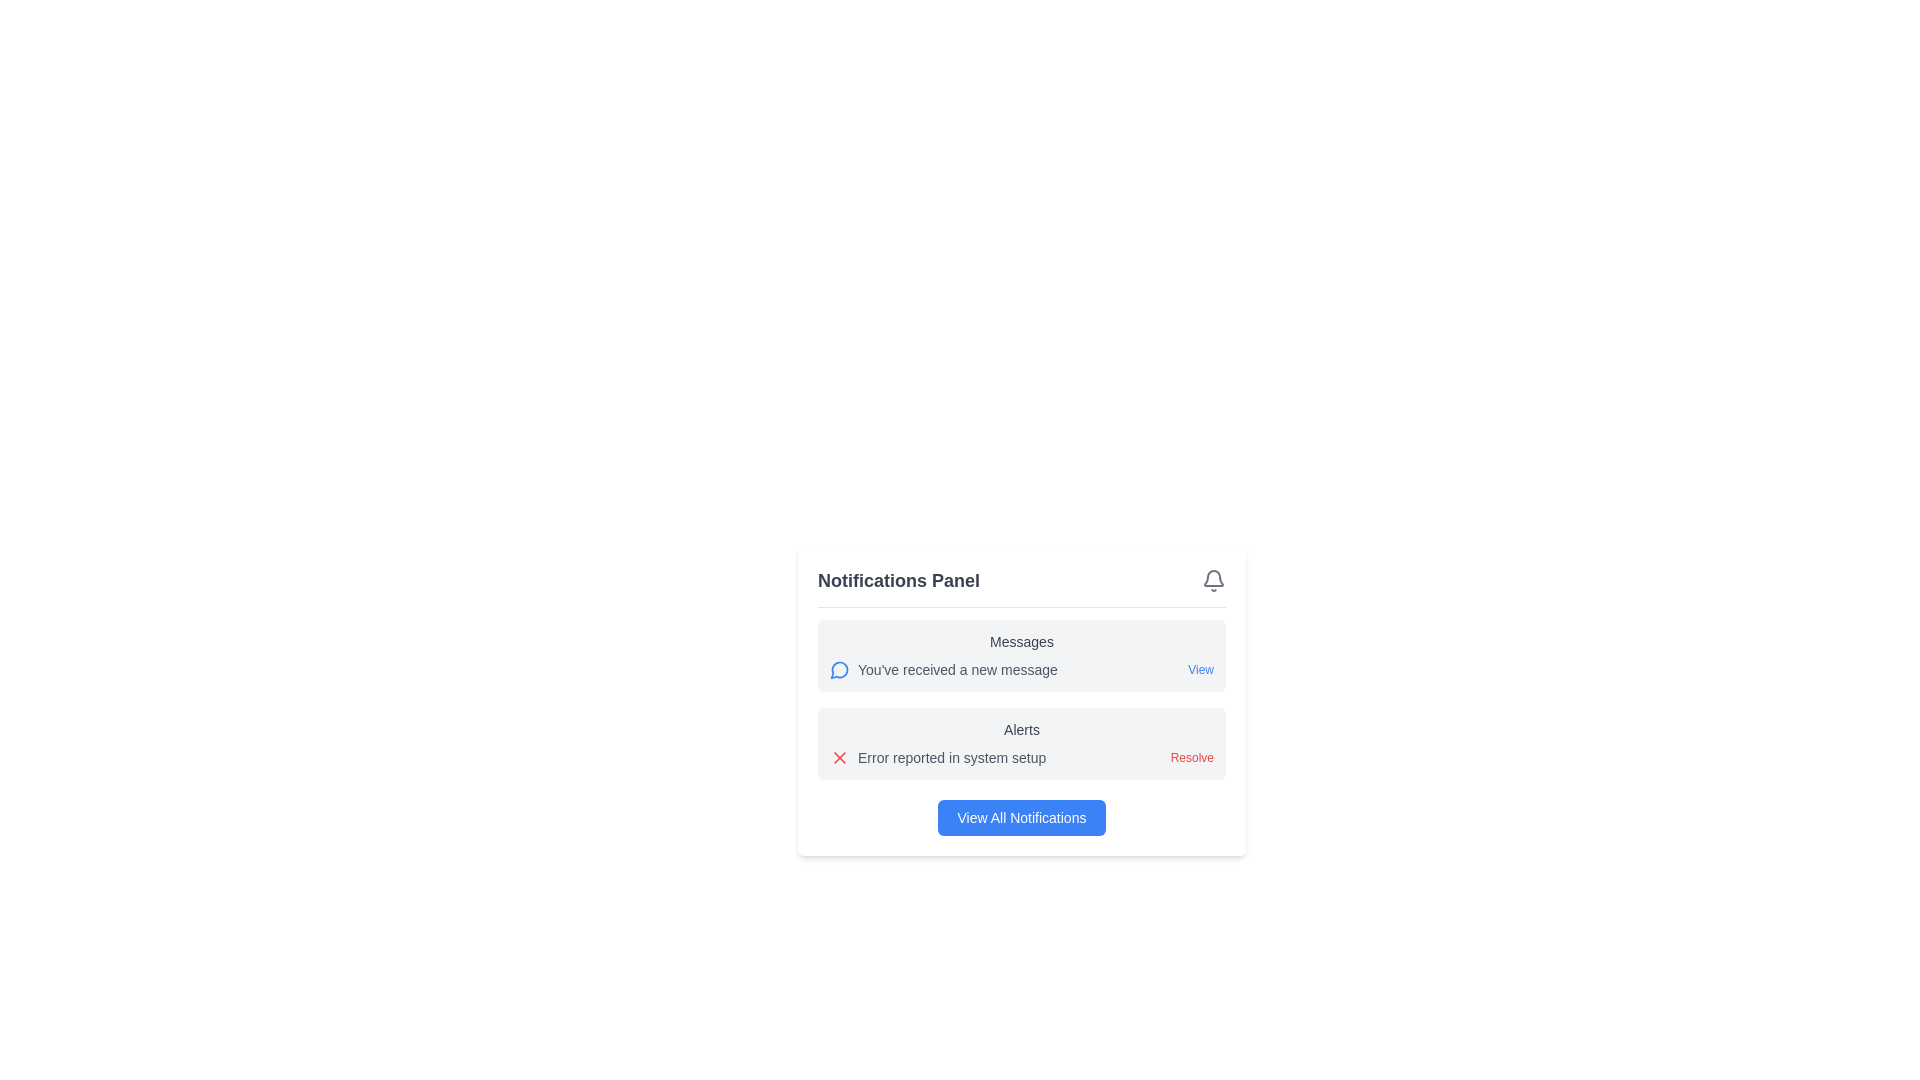 The image size is (1920, 1080). I want to click on the notification panel component that displays categorized updates and action buttons for focus, so click(1022, 762).